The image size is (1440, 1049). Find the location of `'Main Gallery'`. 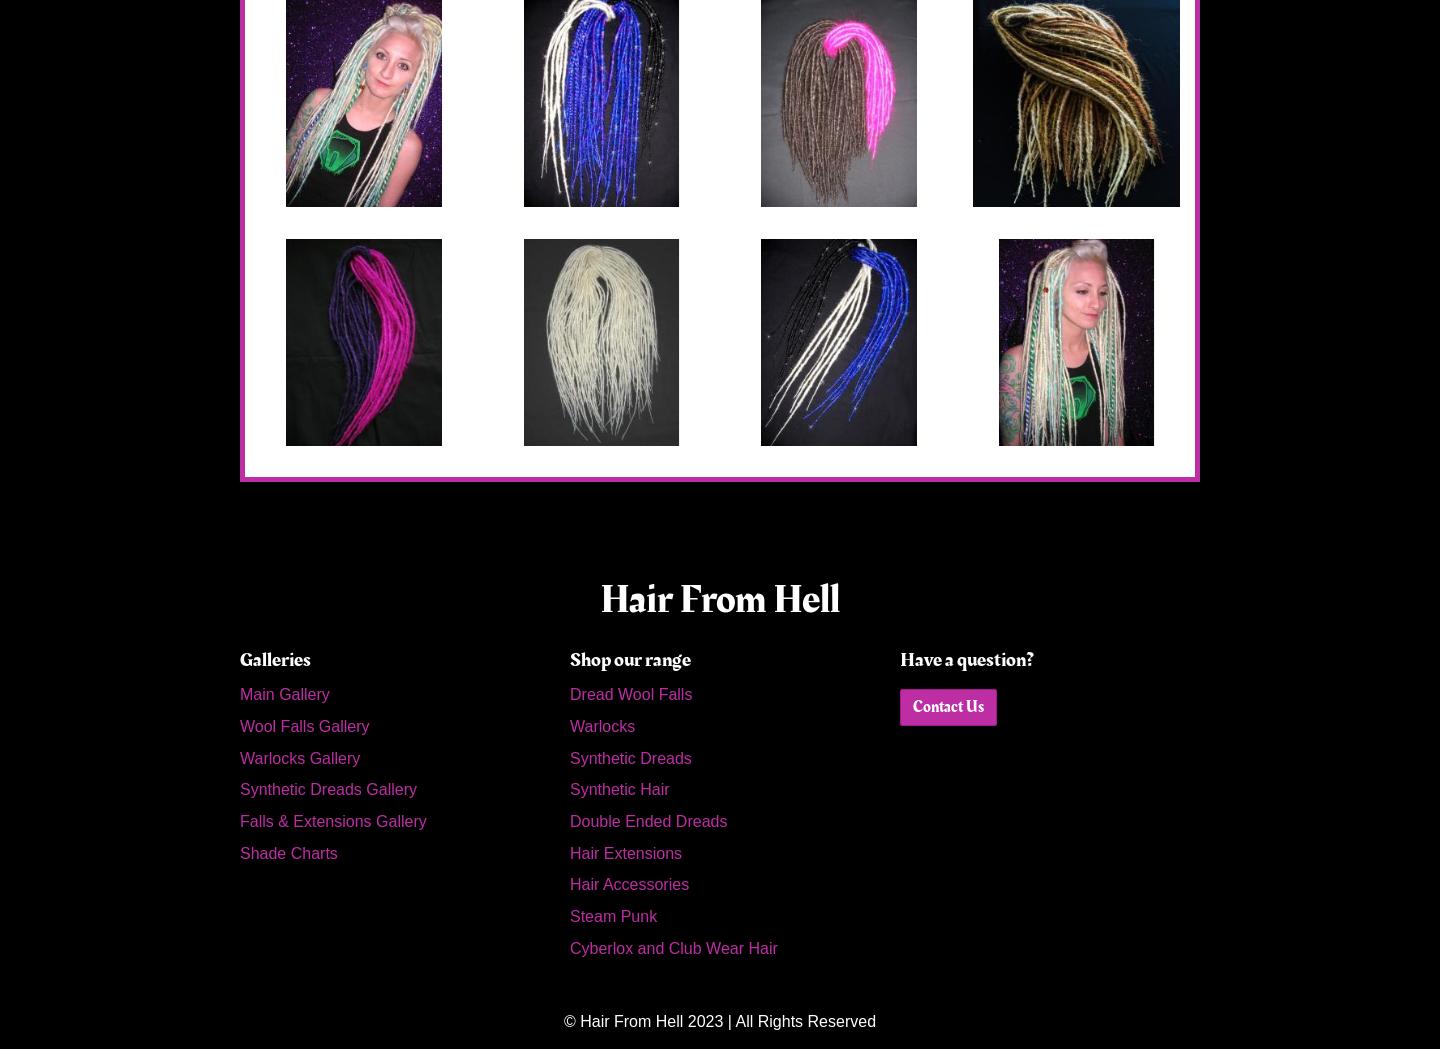

'Main Gallery' is located at coordinates (283, 694).